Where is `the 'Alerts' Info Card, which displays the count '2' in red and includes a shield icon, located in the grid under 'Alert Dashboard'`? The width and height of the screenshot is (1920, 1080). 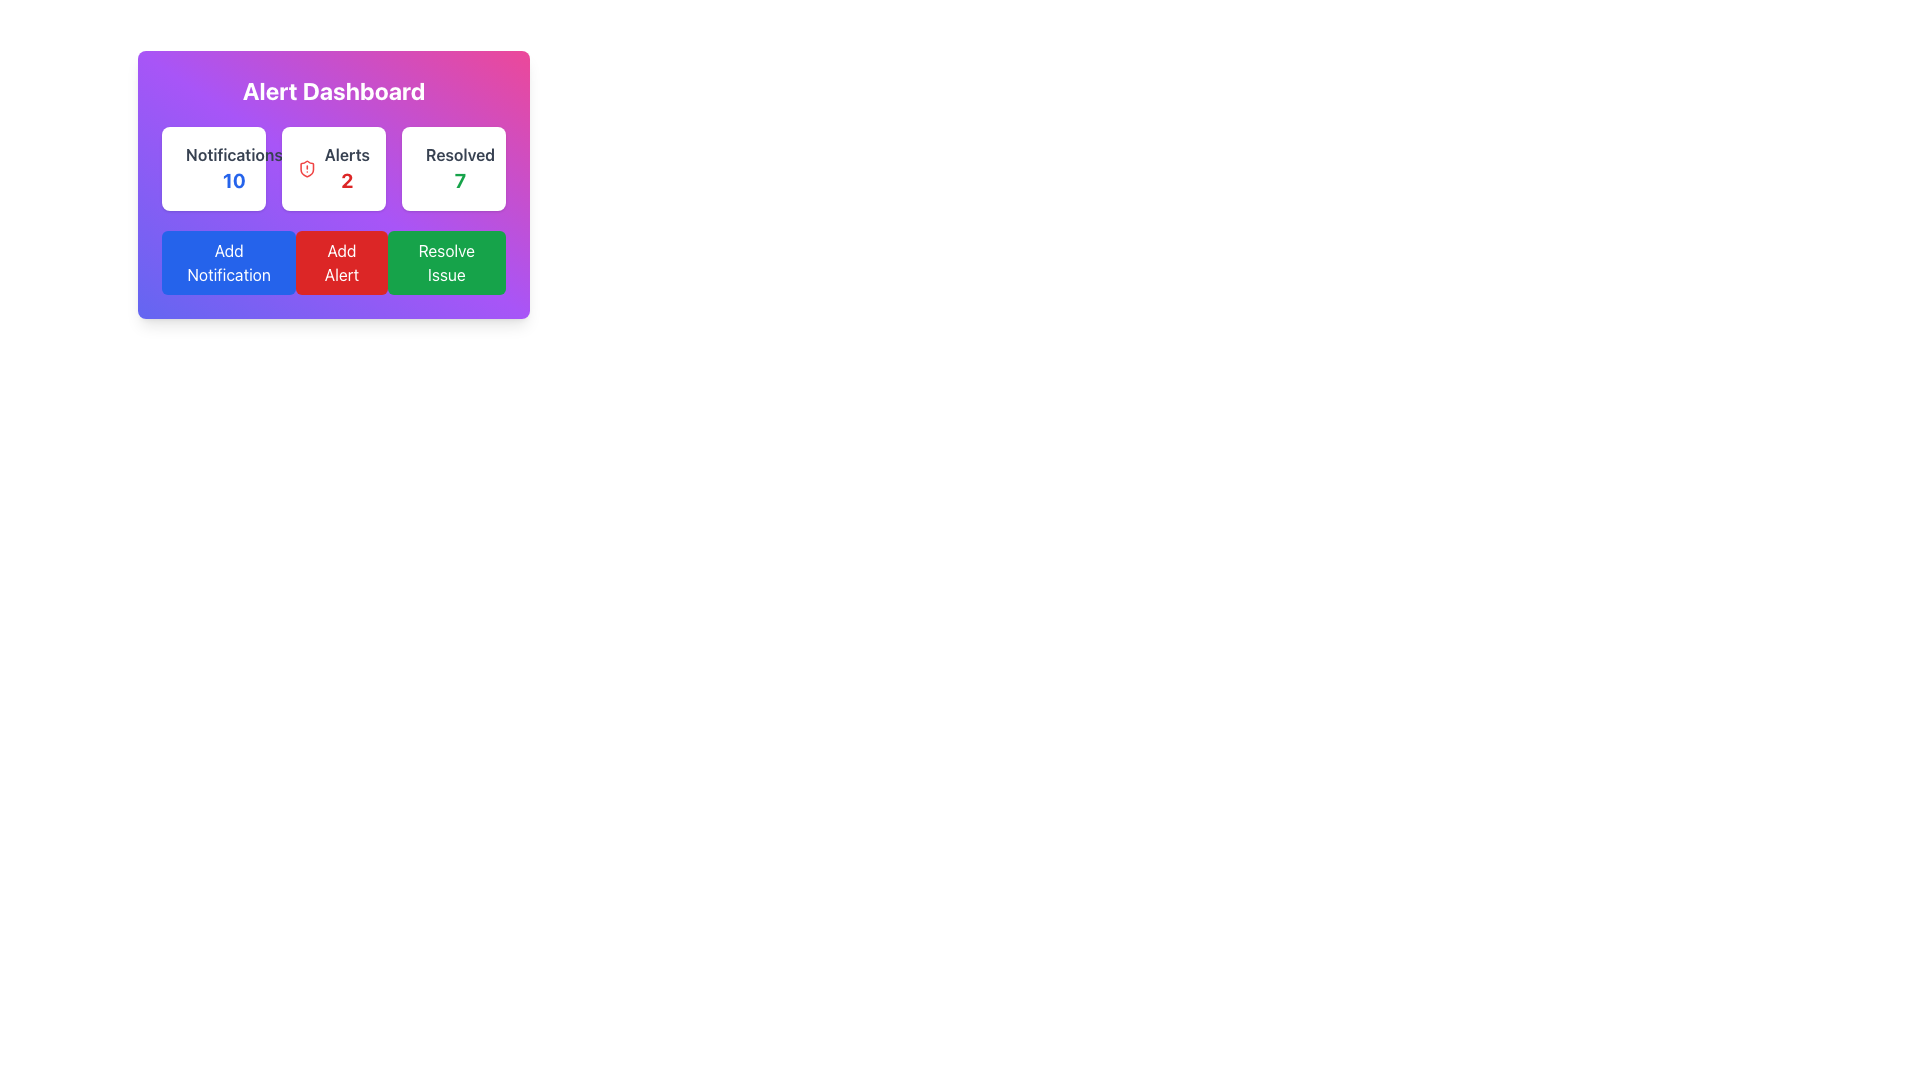 the 'Alerts' Info Card, which displays the count '2' in red and includes a shield icon, located in the grid under 'Alert Dashboard' is located at coordinates (334, 168).